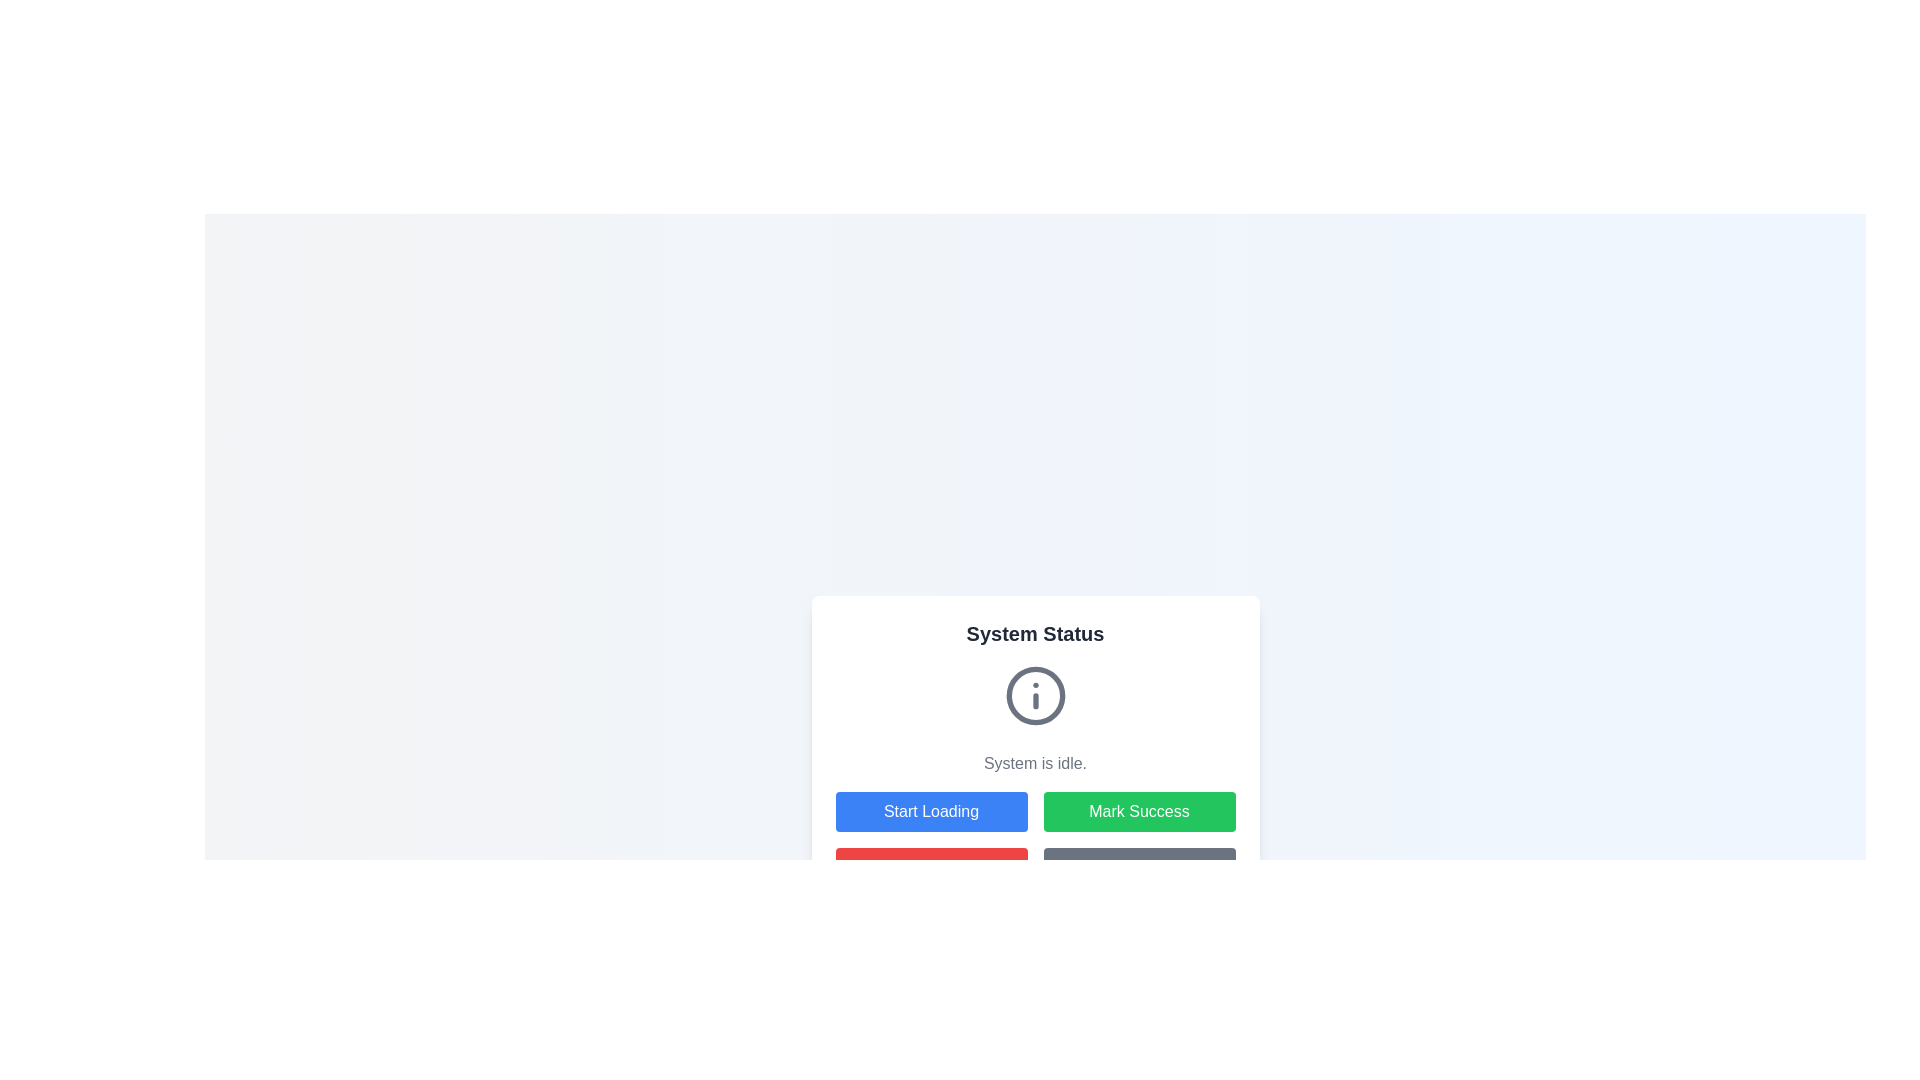  Describe the element at coordinates (1035, 694) in the screenshot. I see `the circular information icon with a gray 'i' inside, located in the center of the 'System Status' card, to identify the information it represents` at that location.